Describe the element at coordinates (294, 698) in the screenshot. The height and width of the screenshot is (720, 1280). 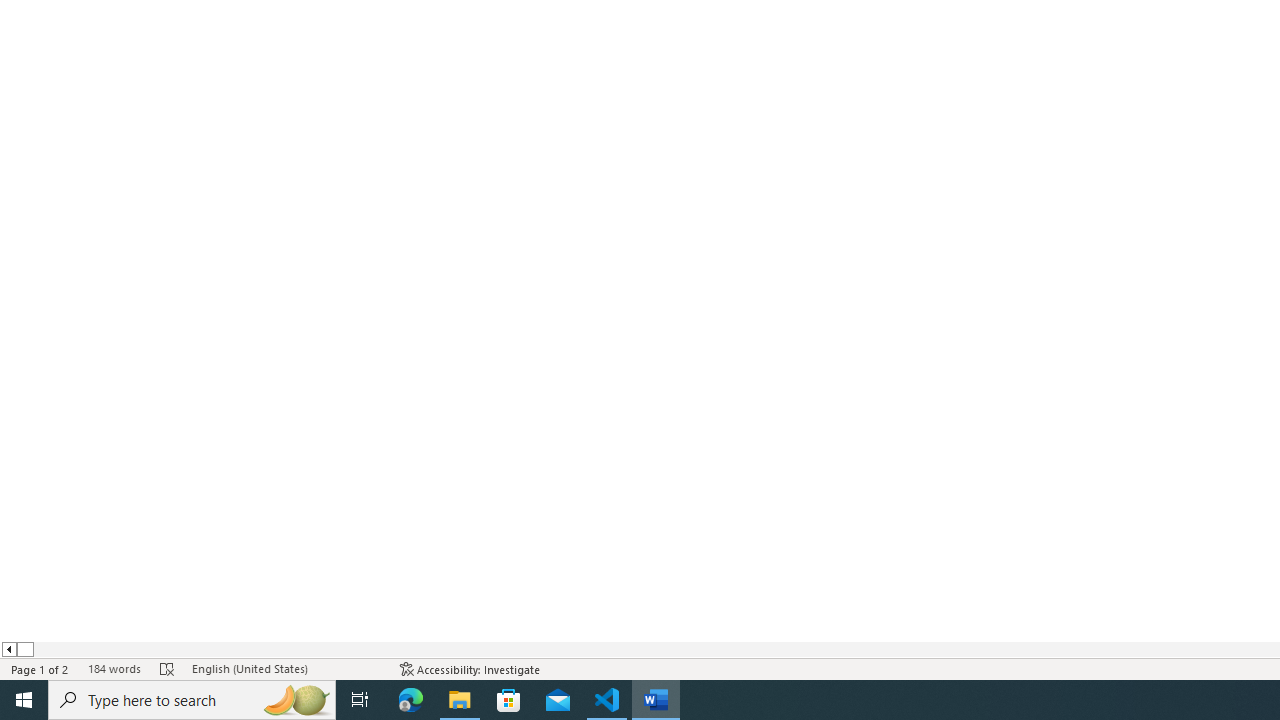
I see `'Search highlights icon opens search home window'` at that location.